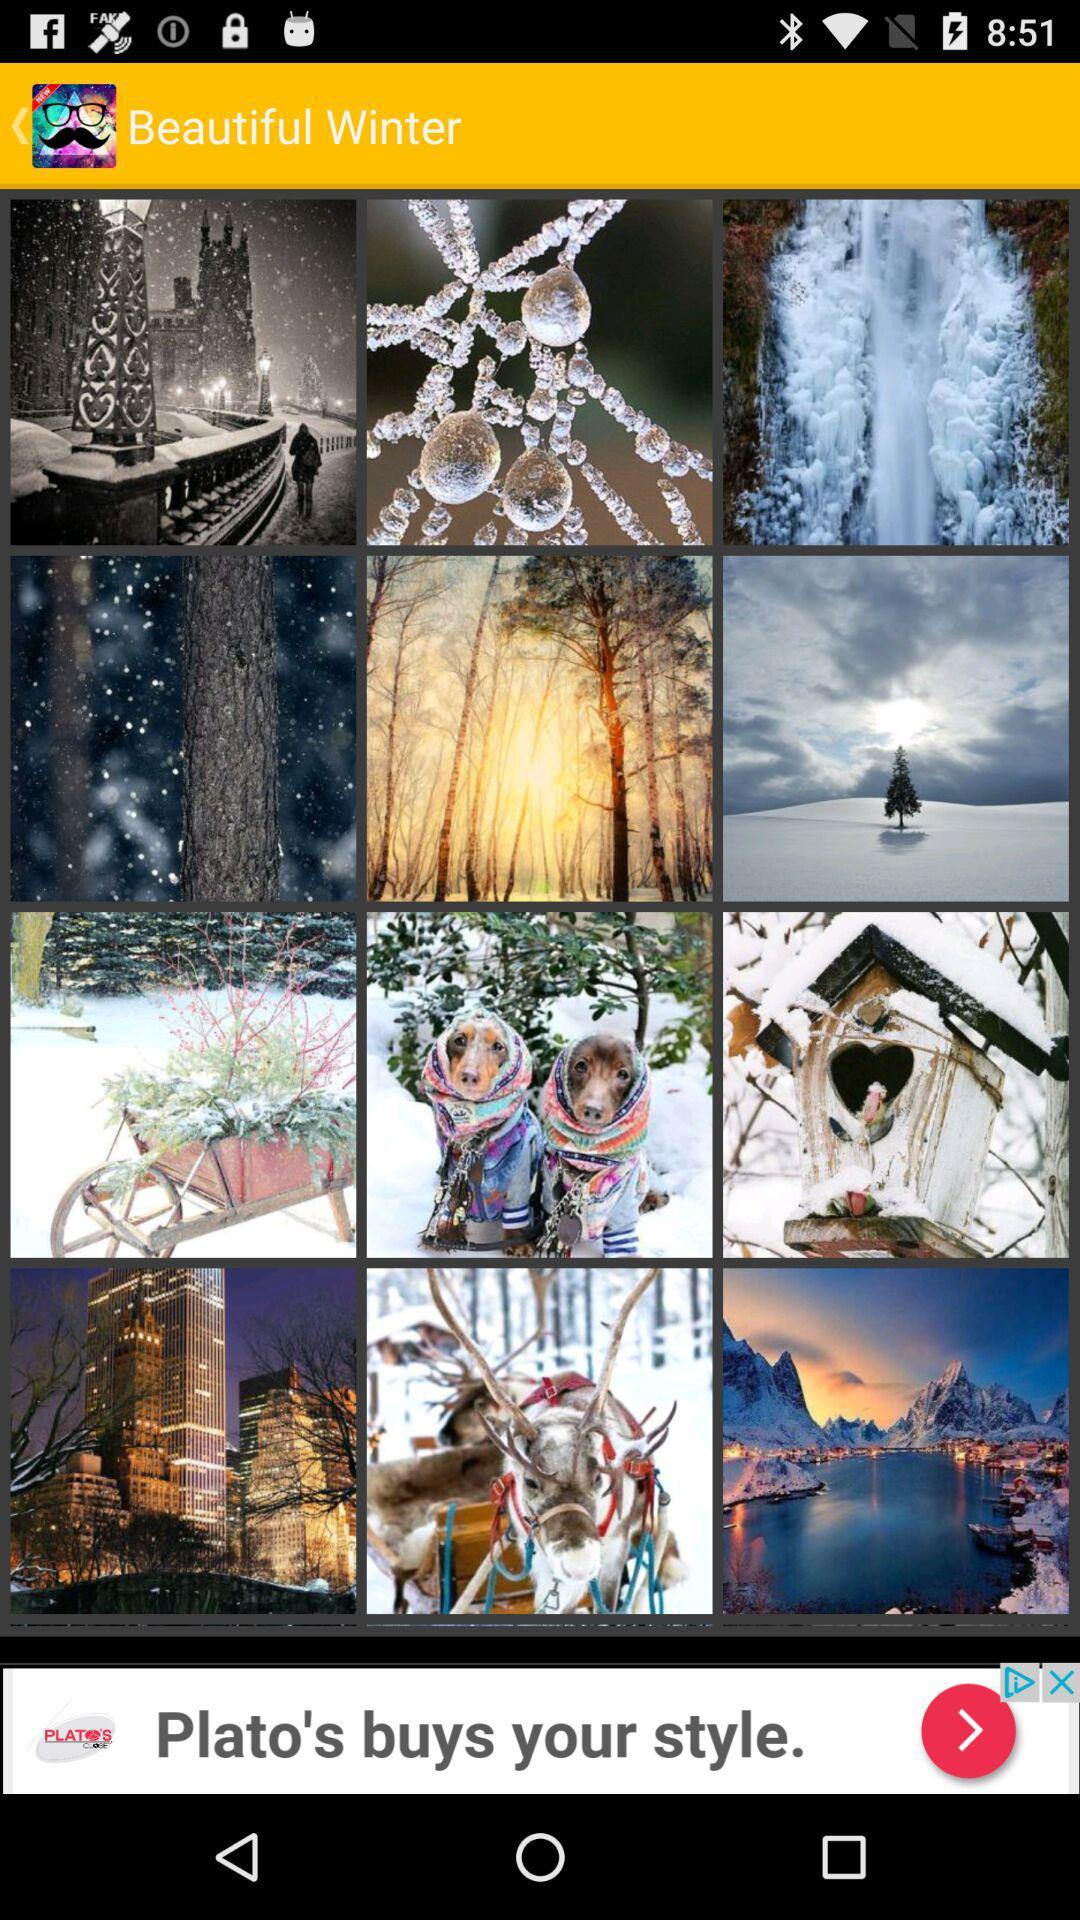  I want to click on advertisement website, so click(540, 1727).